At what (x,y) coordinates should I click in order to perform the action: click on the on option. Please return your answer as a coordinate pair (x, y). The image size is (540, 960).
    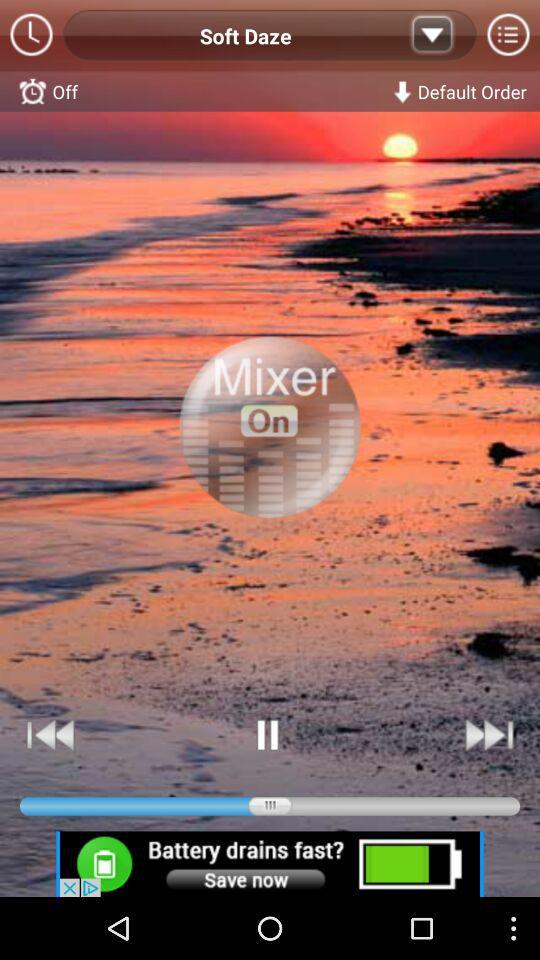
    Looking at the image, I should click on (270, 448).